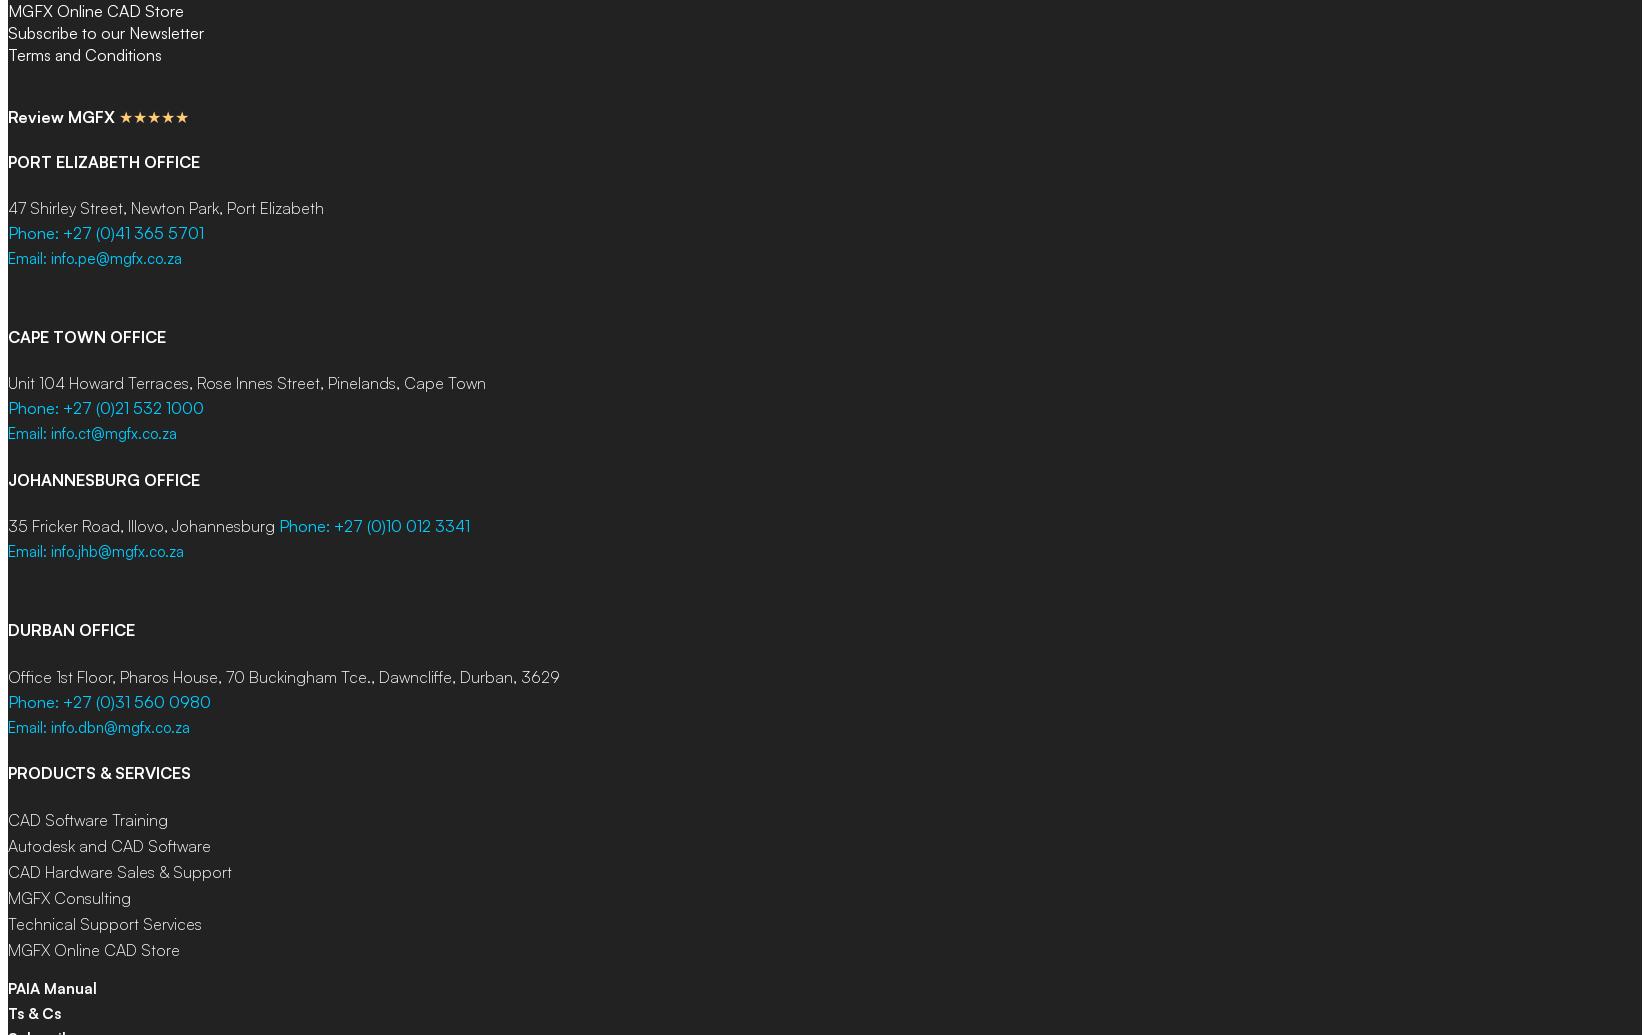  Describe the element at coordinates (109, 700) in the screenshot. I see `'Phone: +27 (0)31 560 0980'` at that location.